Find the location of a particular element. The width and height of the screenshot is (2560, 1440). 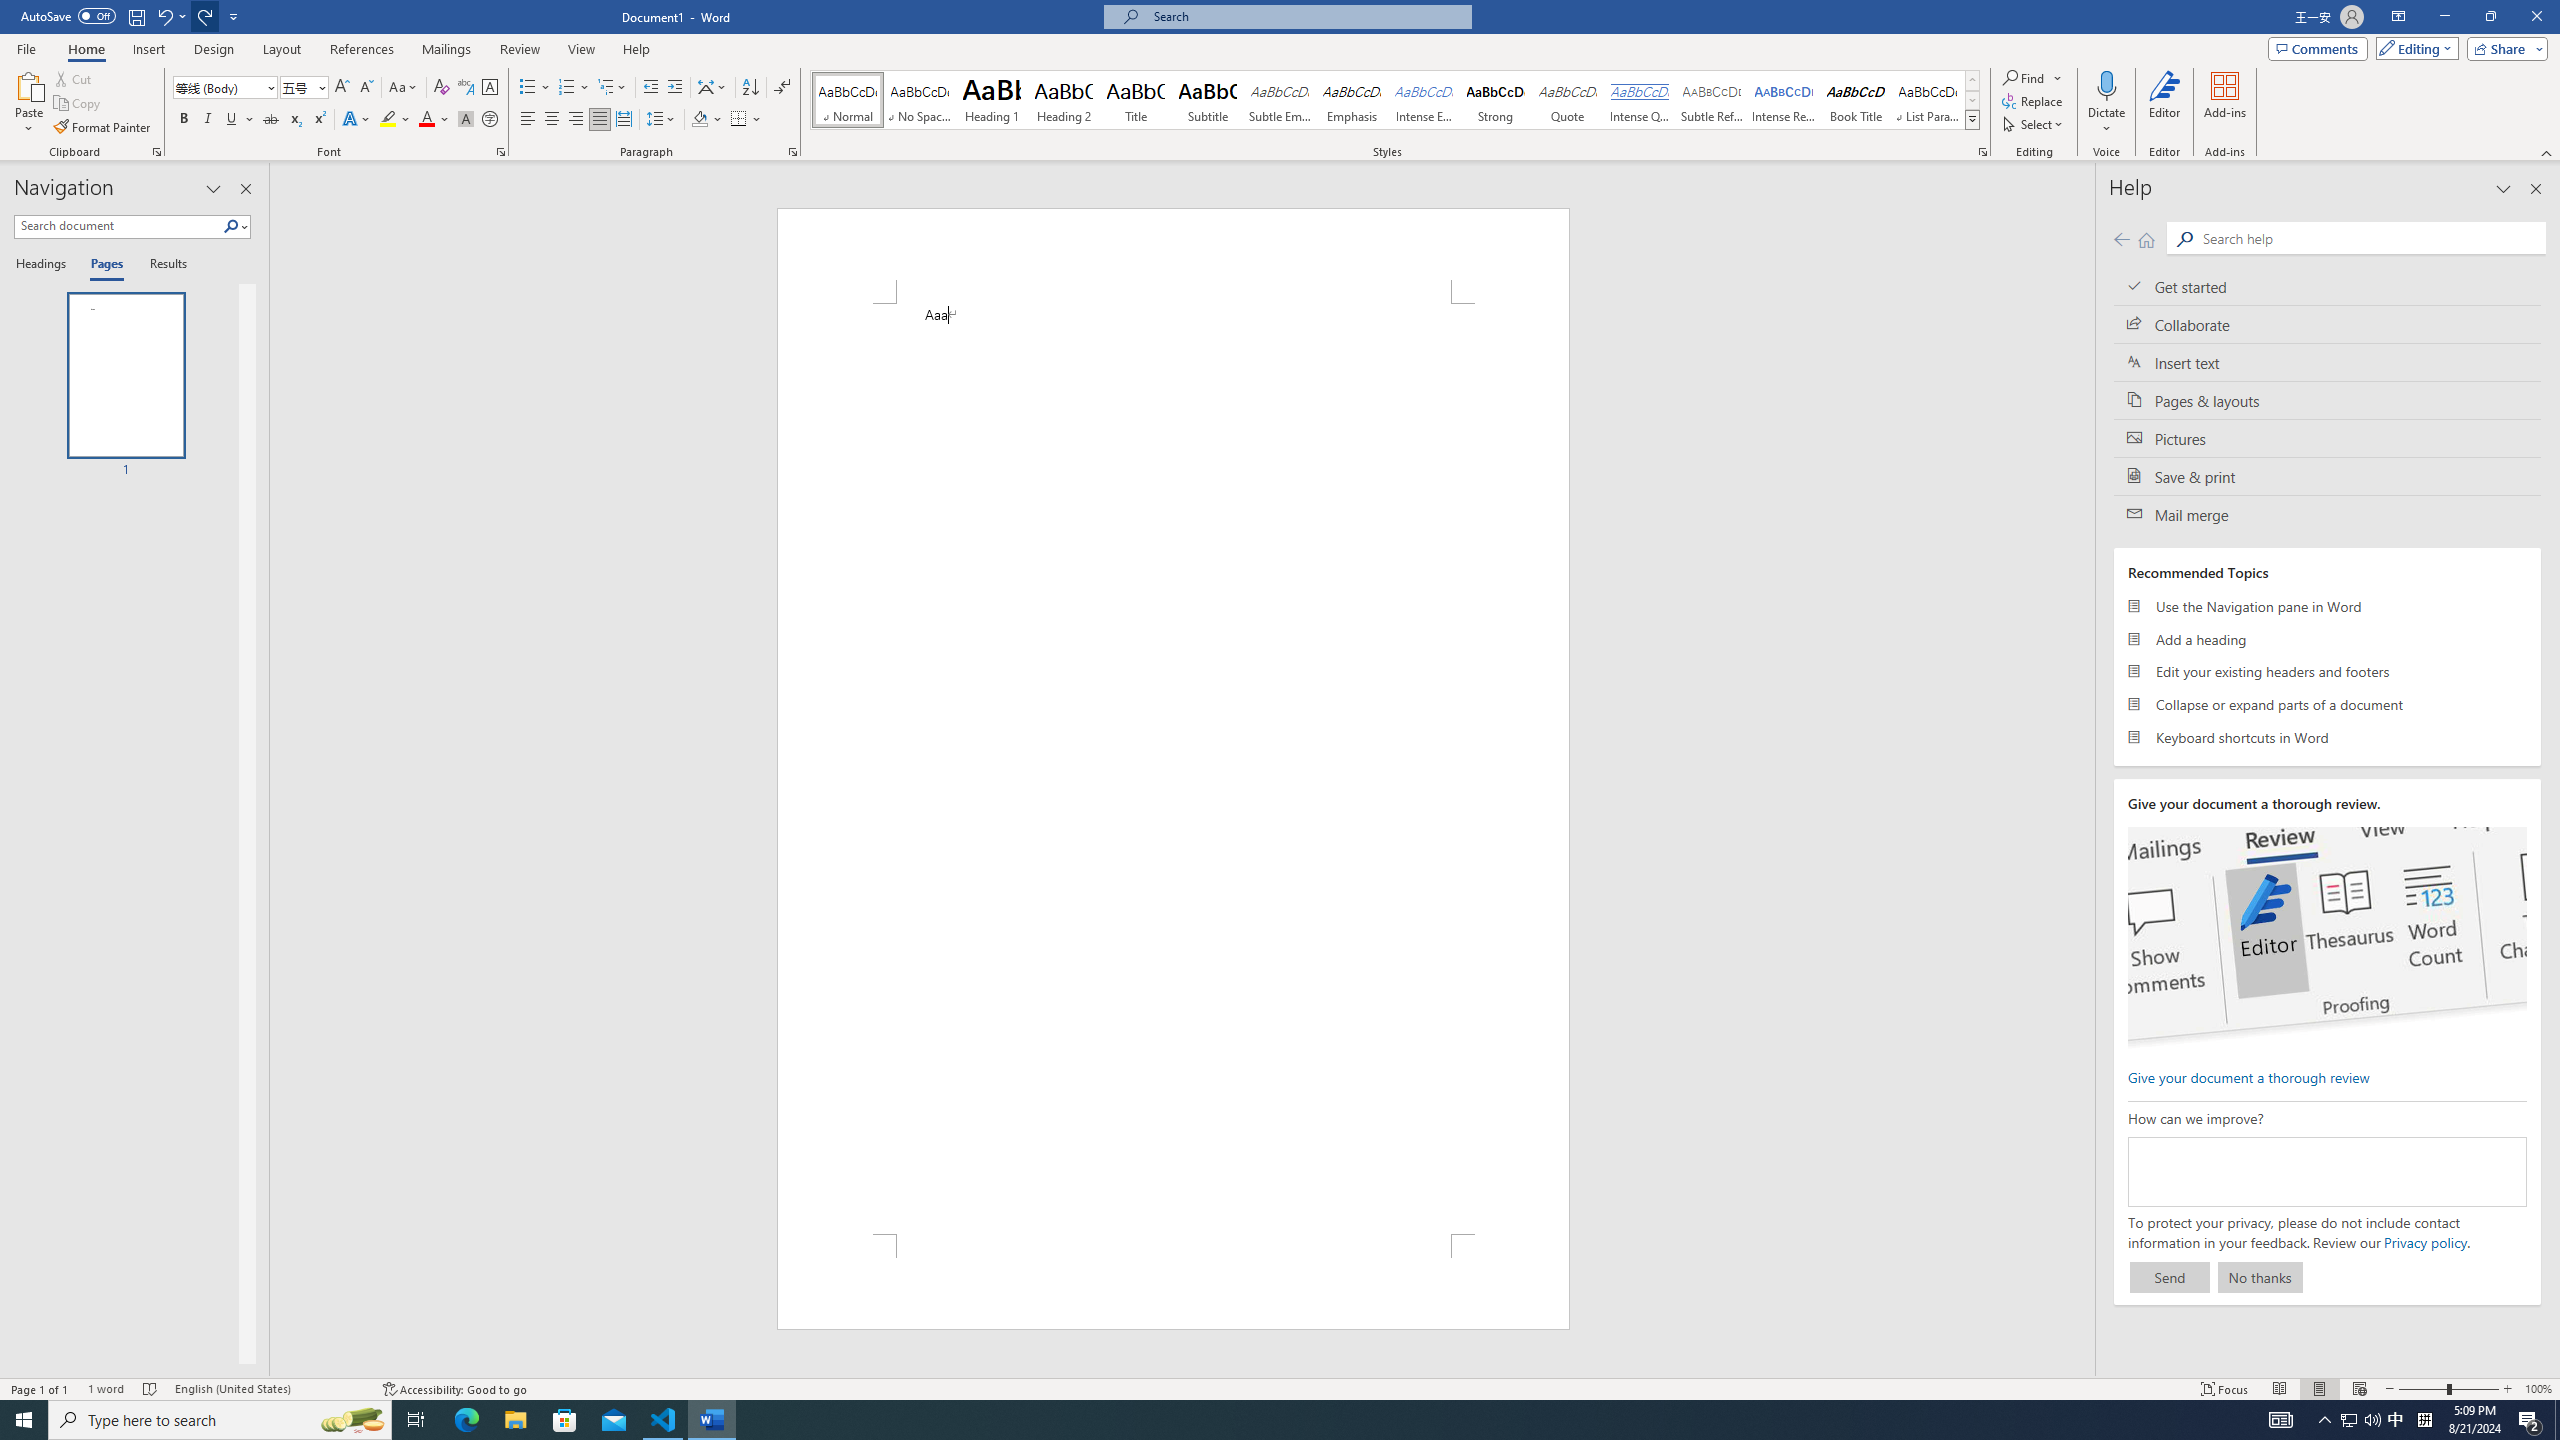

'Results' is located at coordinates (160, 264).